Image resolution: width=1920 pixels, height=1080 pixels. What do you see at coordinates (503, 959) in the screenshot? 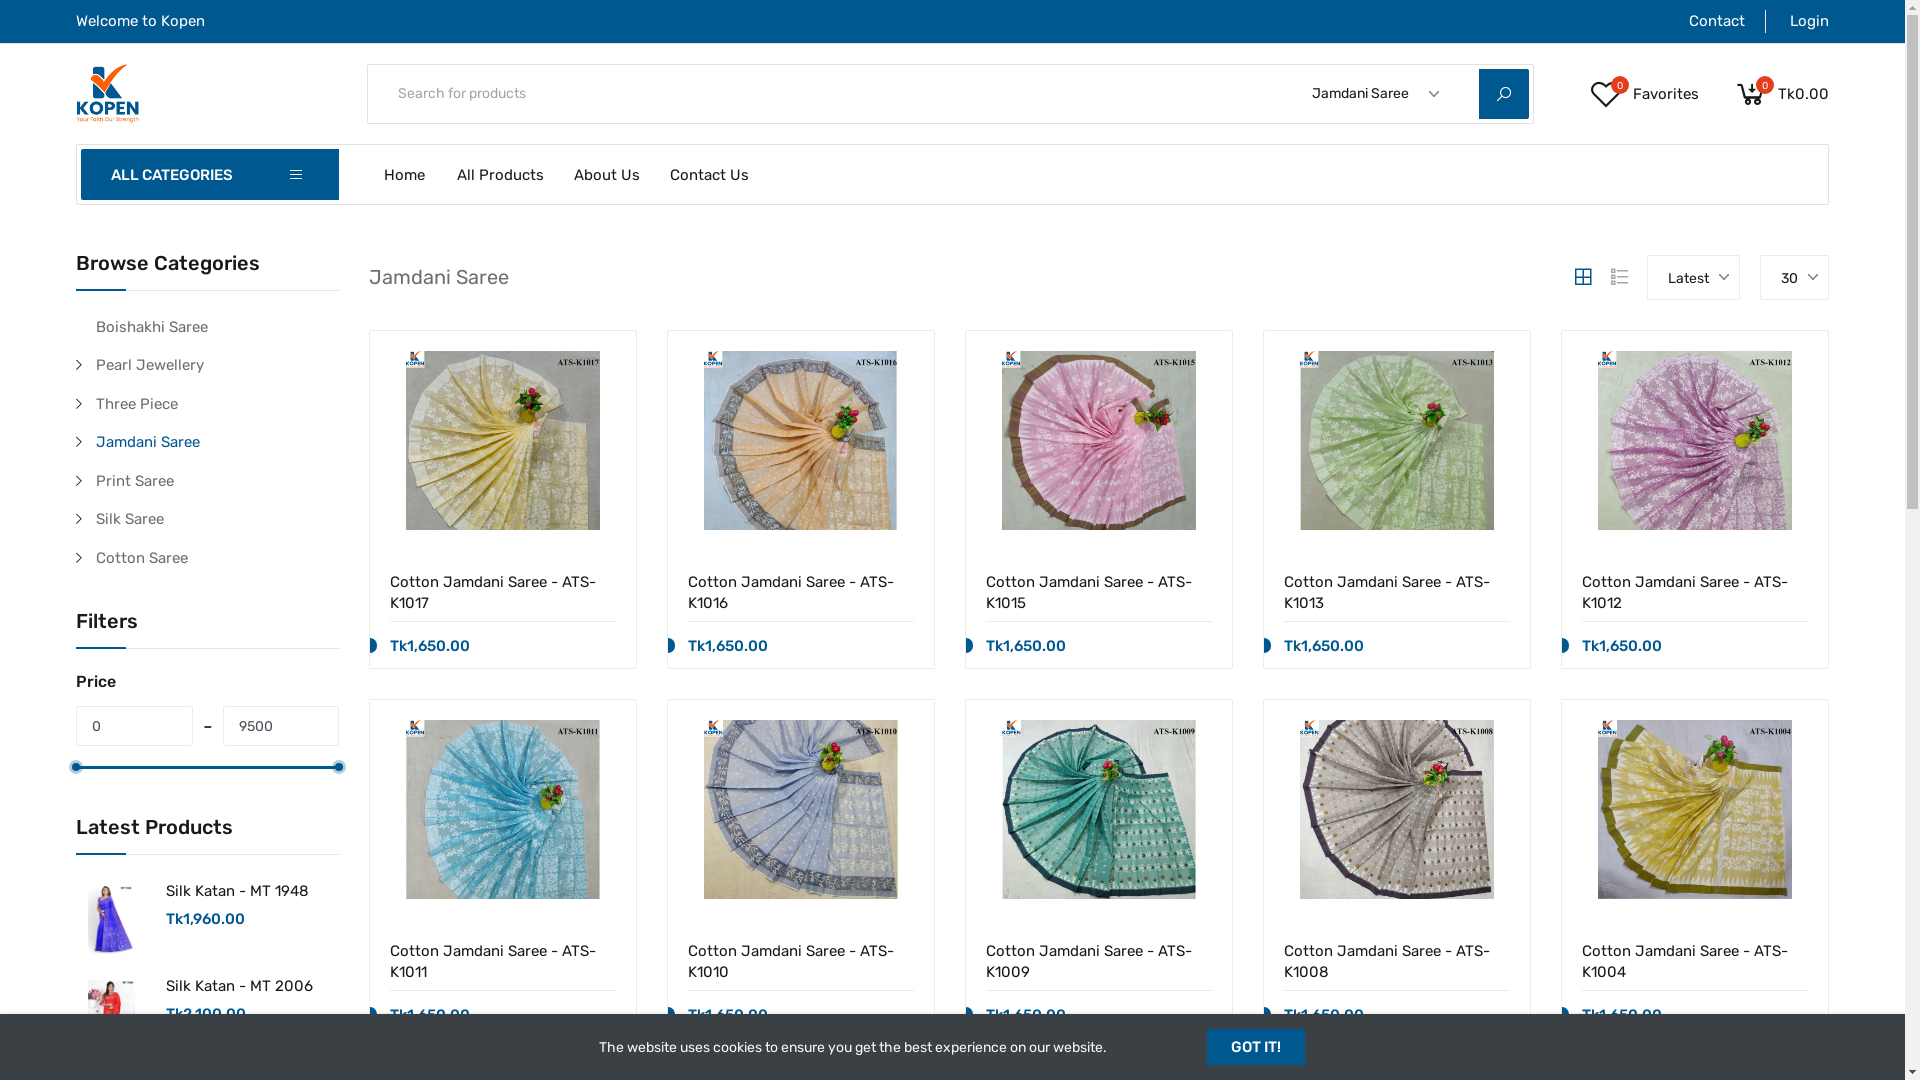
I see `'Cotton Jamdani Saree - ATS-K1011'` at bounding box center [503, 959].